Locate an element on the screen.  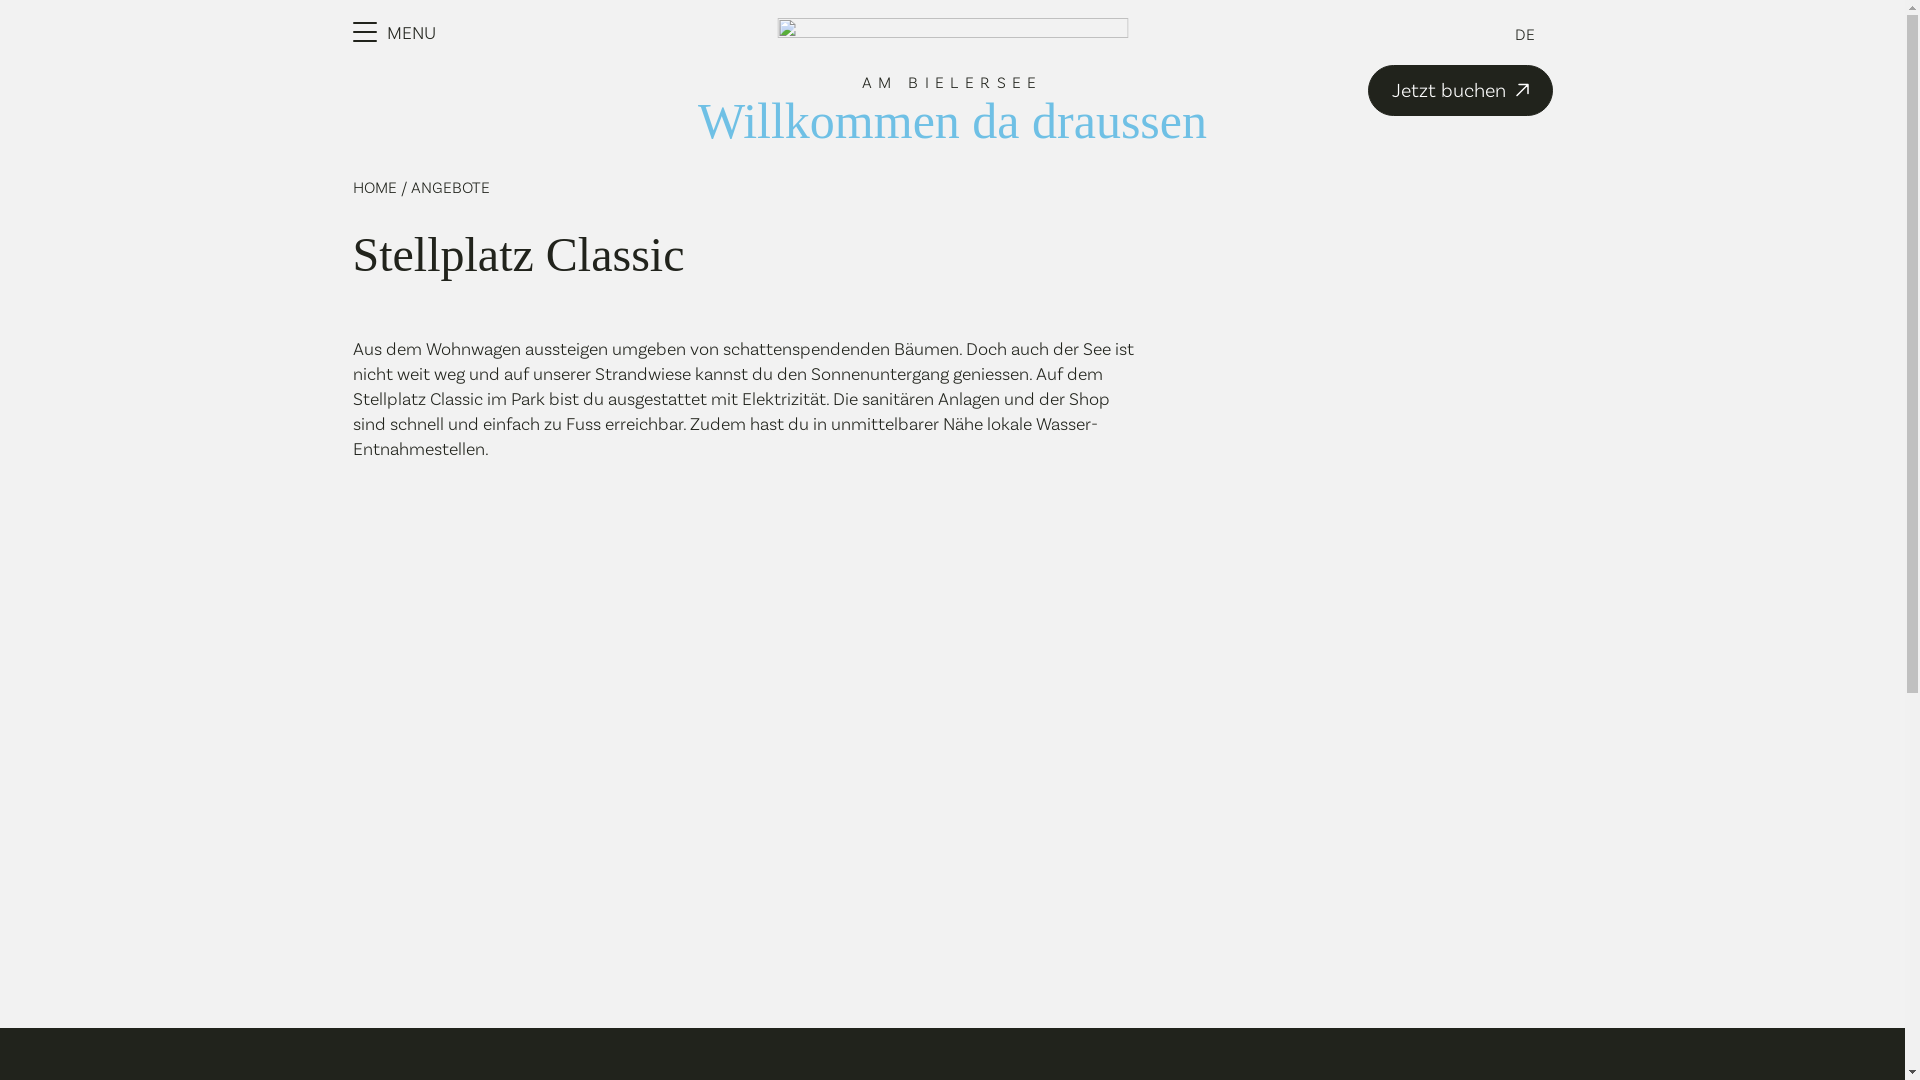
'Jetzt buchen' is located at coordinates (1460, 90).